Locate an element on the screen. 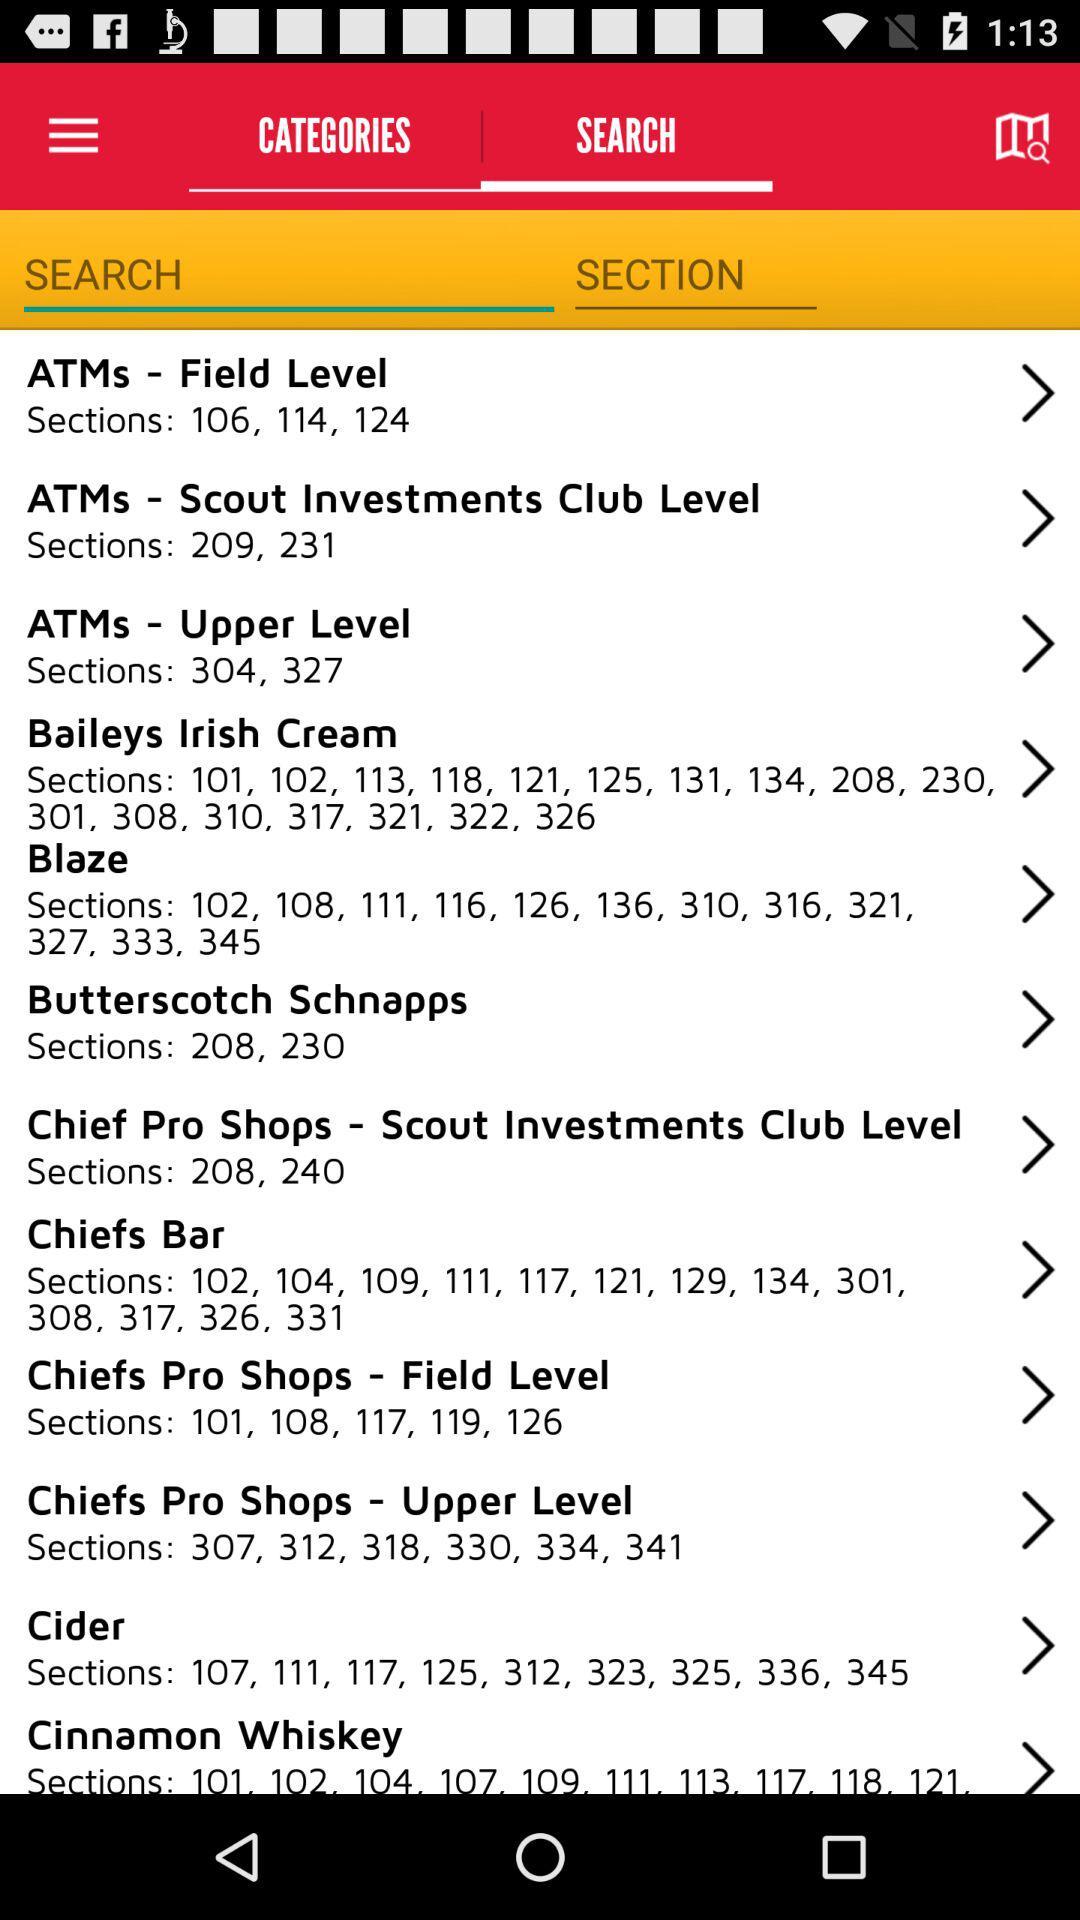 Image resolution: width=1080 pixels, height=1920 pixels. icon next to categories is located at coordinates (72, 135).